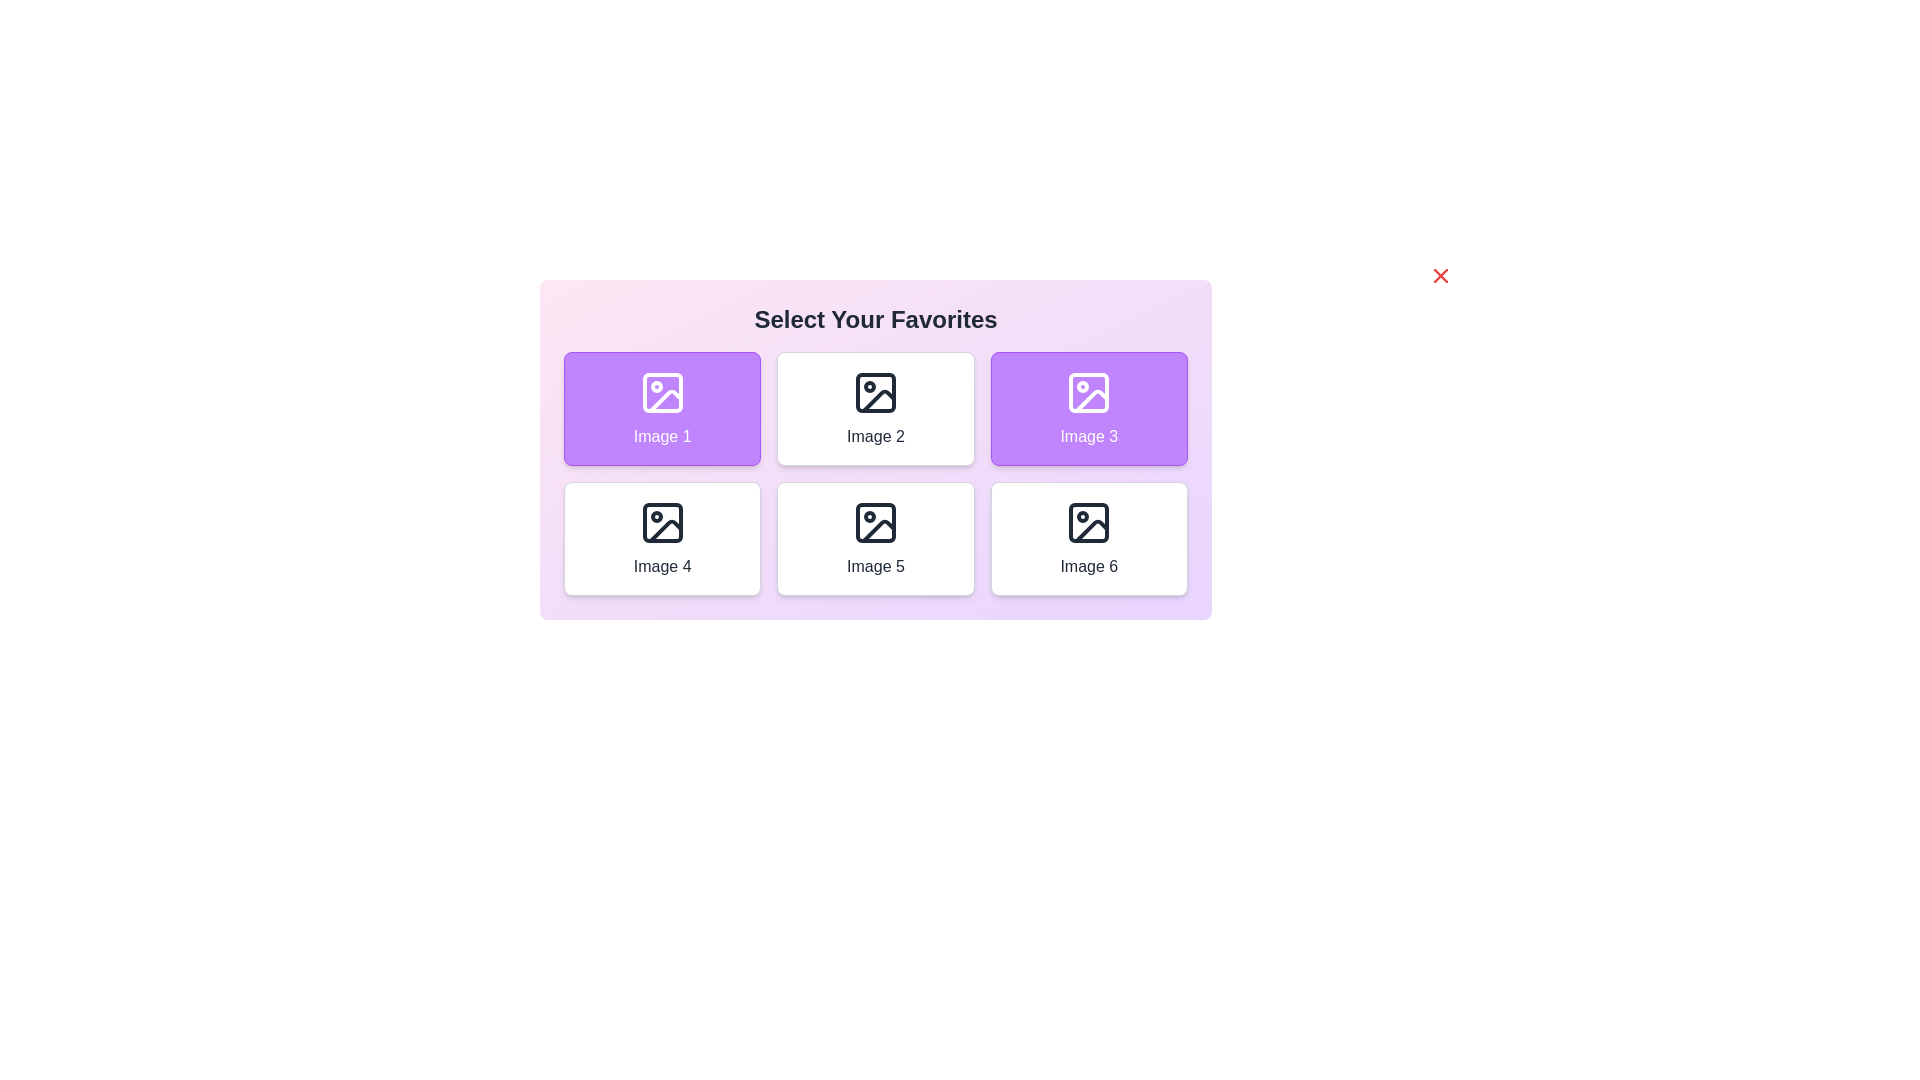 The height and width of the screenshot is (1080, 1920). What do you see at coordinates (662, 538) in the screenshot?
I see `the image labeled Image 4 to toggle its selection state` at bounding box center [662, 538].